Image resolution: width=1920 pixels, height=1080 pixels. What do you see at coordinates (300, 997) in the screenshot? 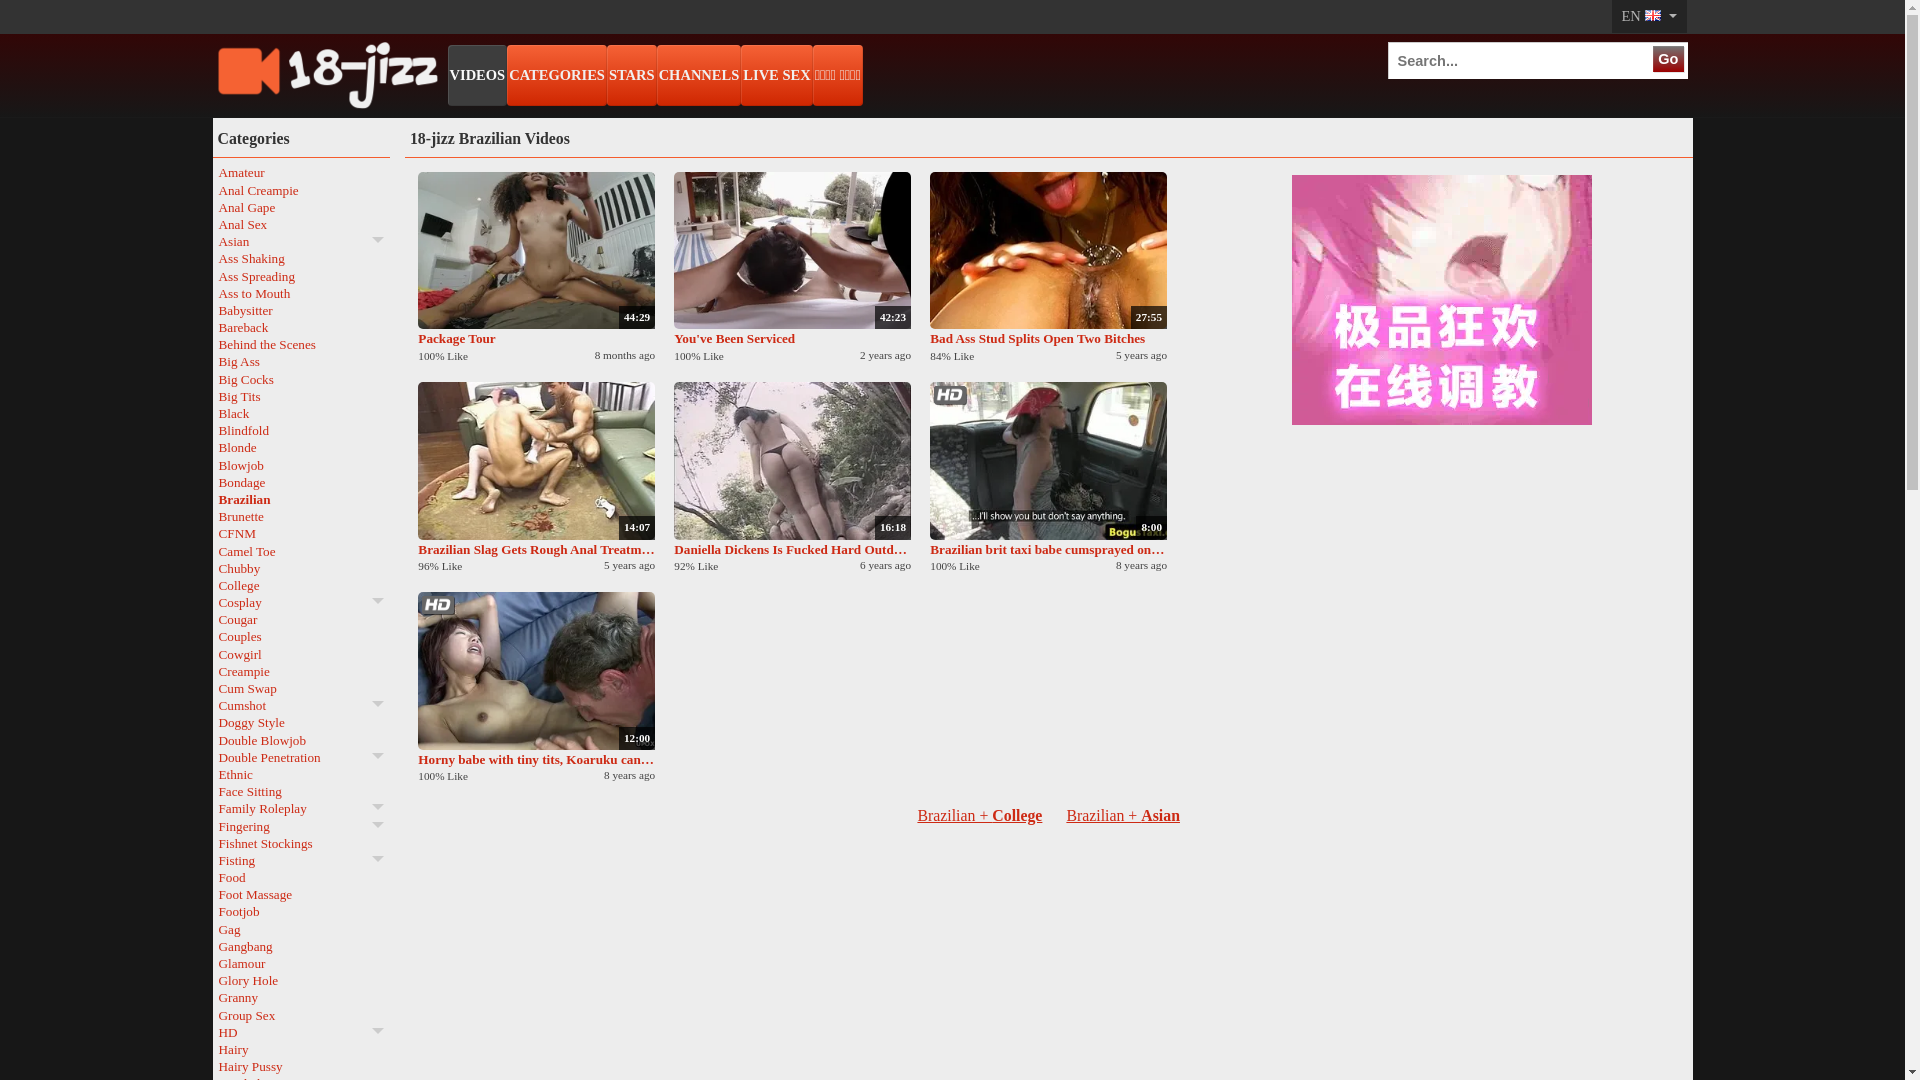
I see `'Granny'` at bounding box center [300, 997].